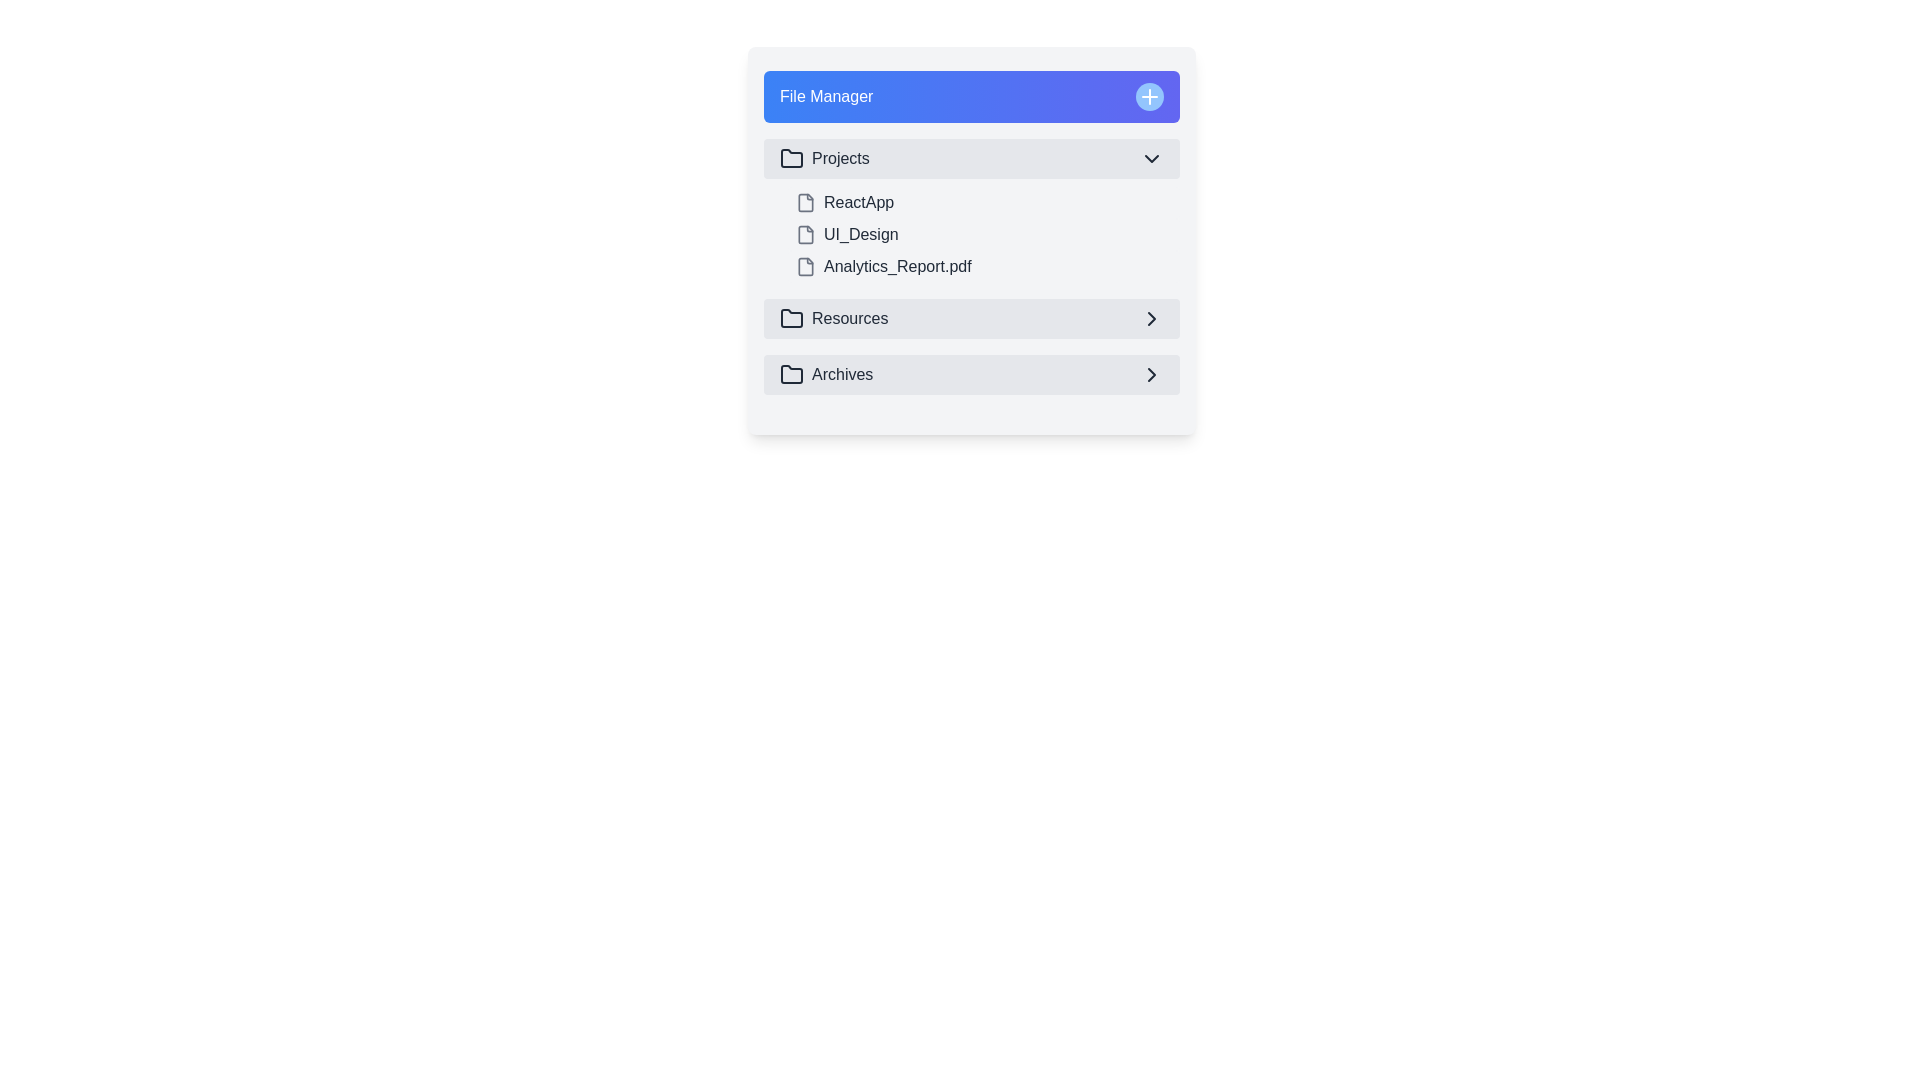  What do you see at coordinates (791, 157) in the screenshot?
I see `the folder icon in the top left of the 'Projects' section` at bounding box center [791, 157].